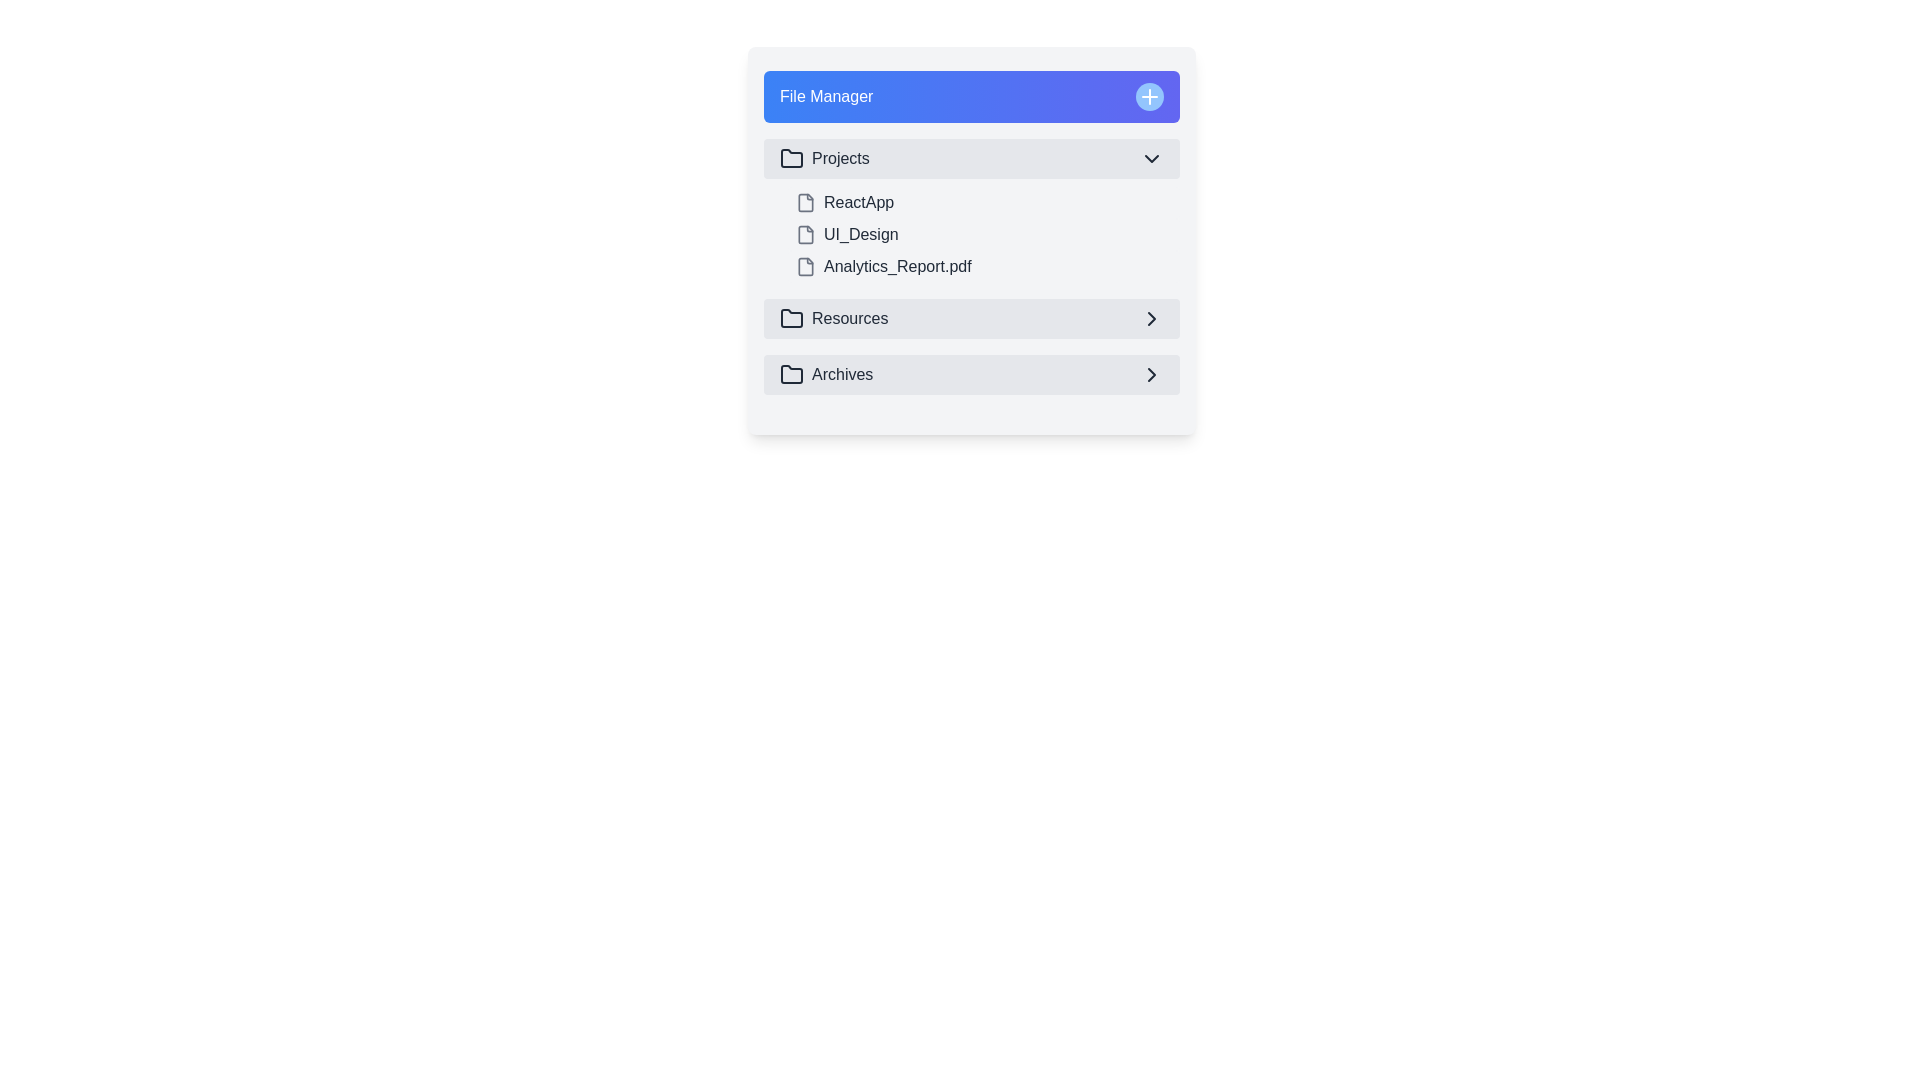  What do you see at coordinates (791, 157) in the screenshot?
I see `the folder icon in the top left of the 'Projects' section` at bounding box center [791, 157].